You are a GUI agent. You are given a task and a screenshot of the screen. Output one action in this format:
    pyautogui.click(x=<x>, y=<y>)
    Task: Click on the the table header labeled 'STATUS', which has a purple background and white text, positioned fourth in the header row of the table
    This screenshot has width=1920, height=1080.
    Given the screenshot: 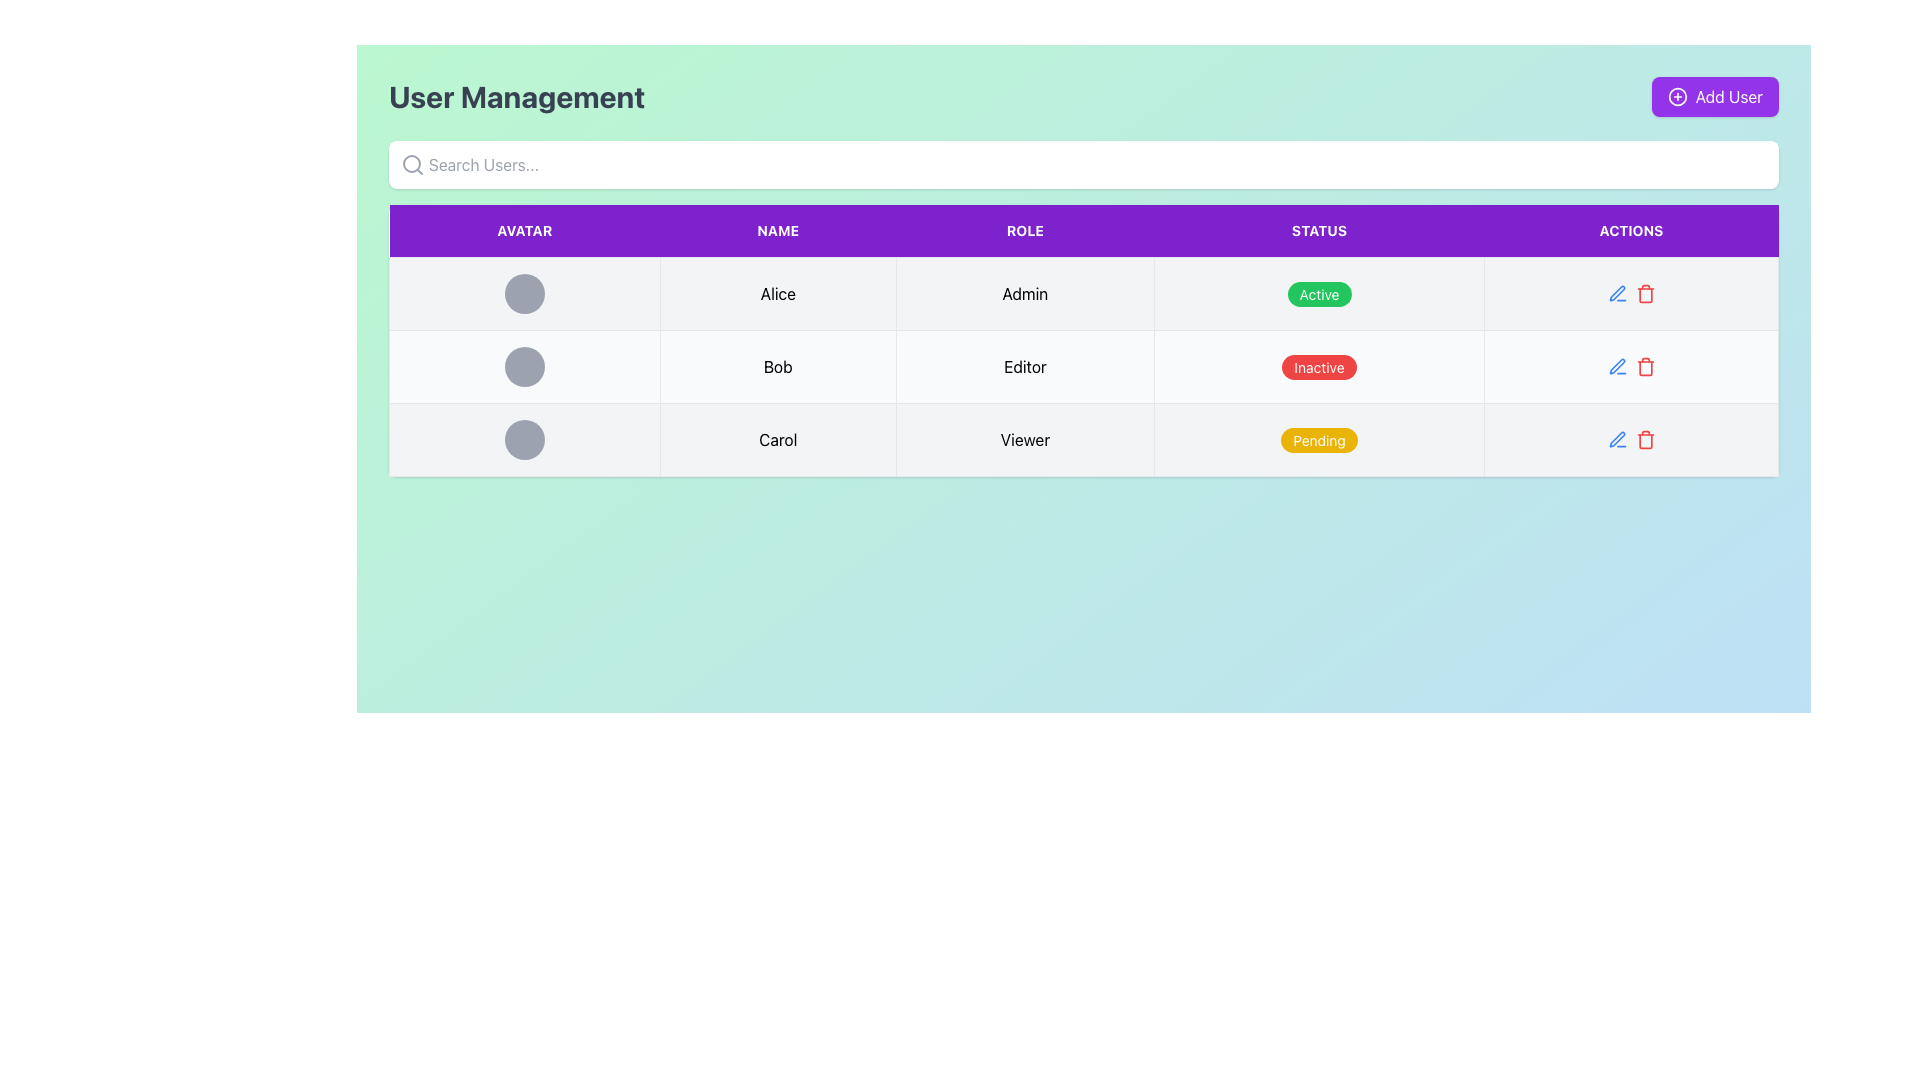 What is the action you would take?
    pyautogui.click(x=1319, y=230)
    